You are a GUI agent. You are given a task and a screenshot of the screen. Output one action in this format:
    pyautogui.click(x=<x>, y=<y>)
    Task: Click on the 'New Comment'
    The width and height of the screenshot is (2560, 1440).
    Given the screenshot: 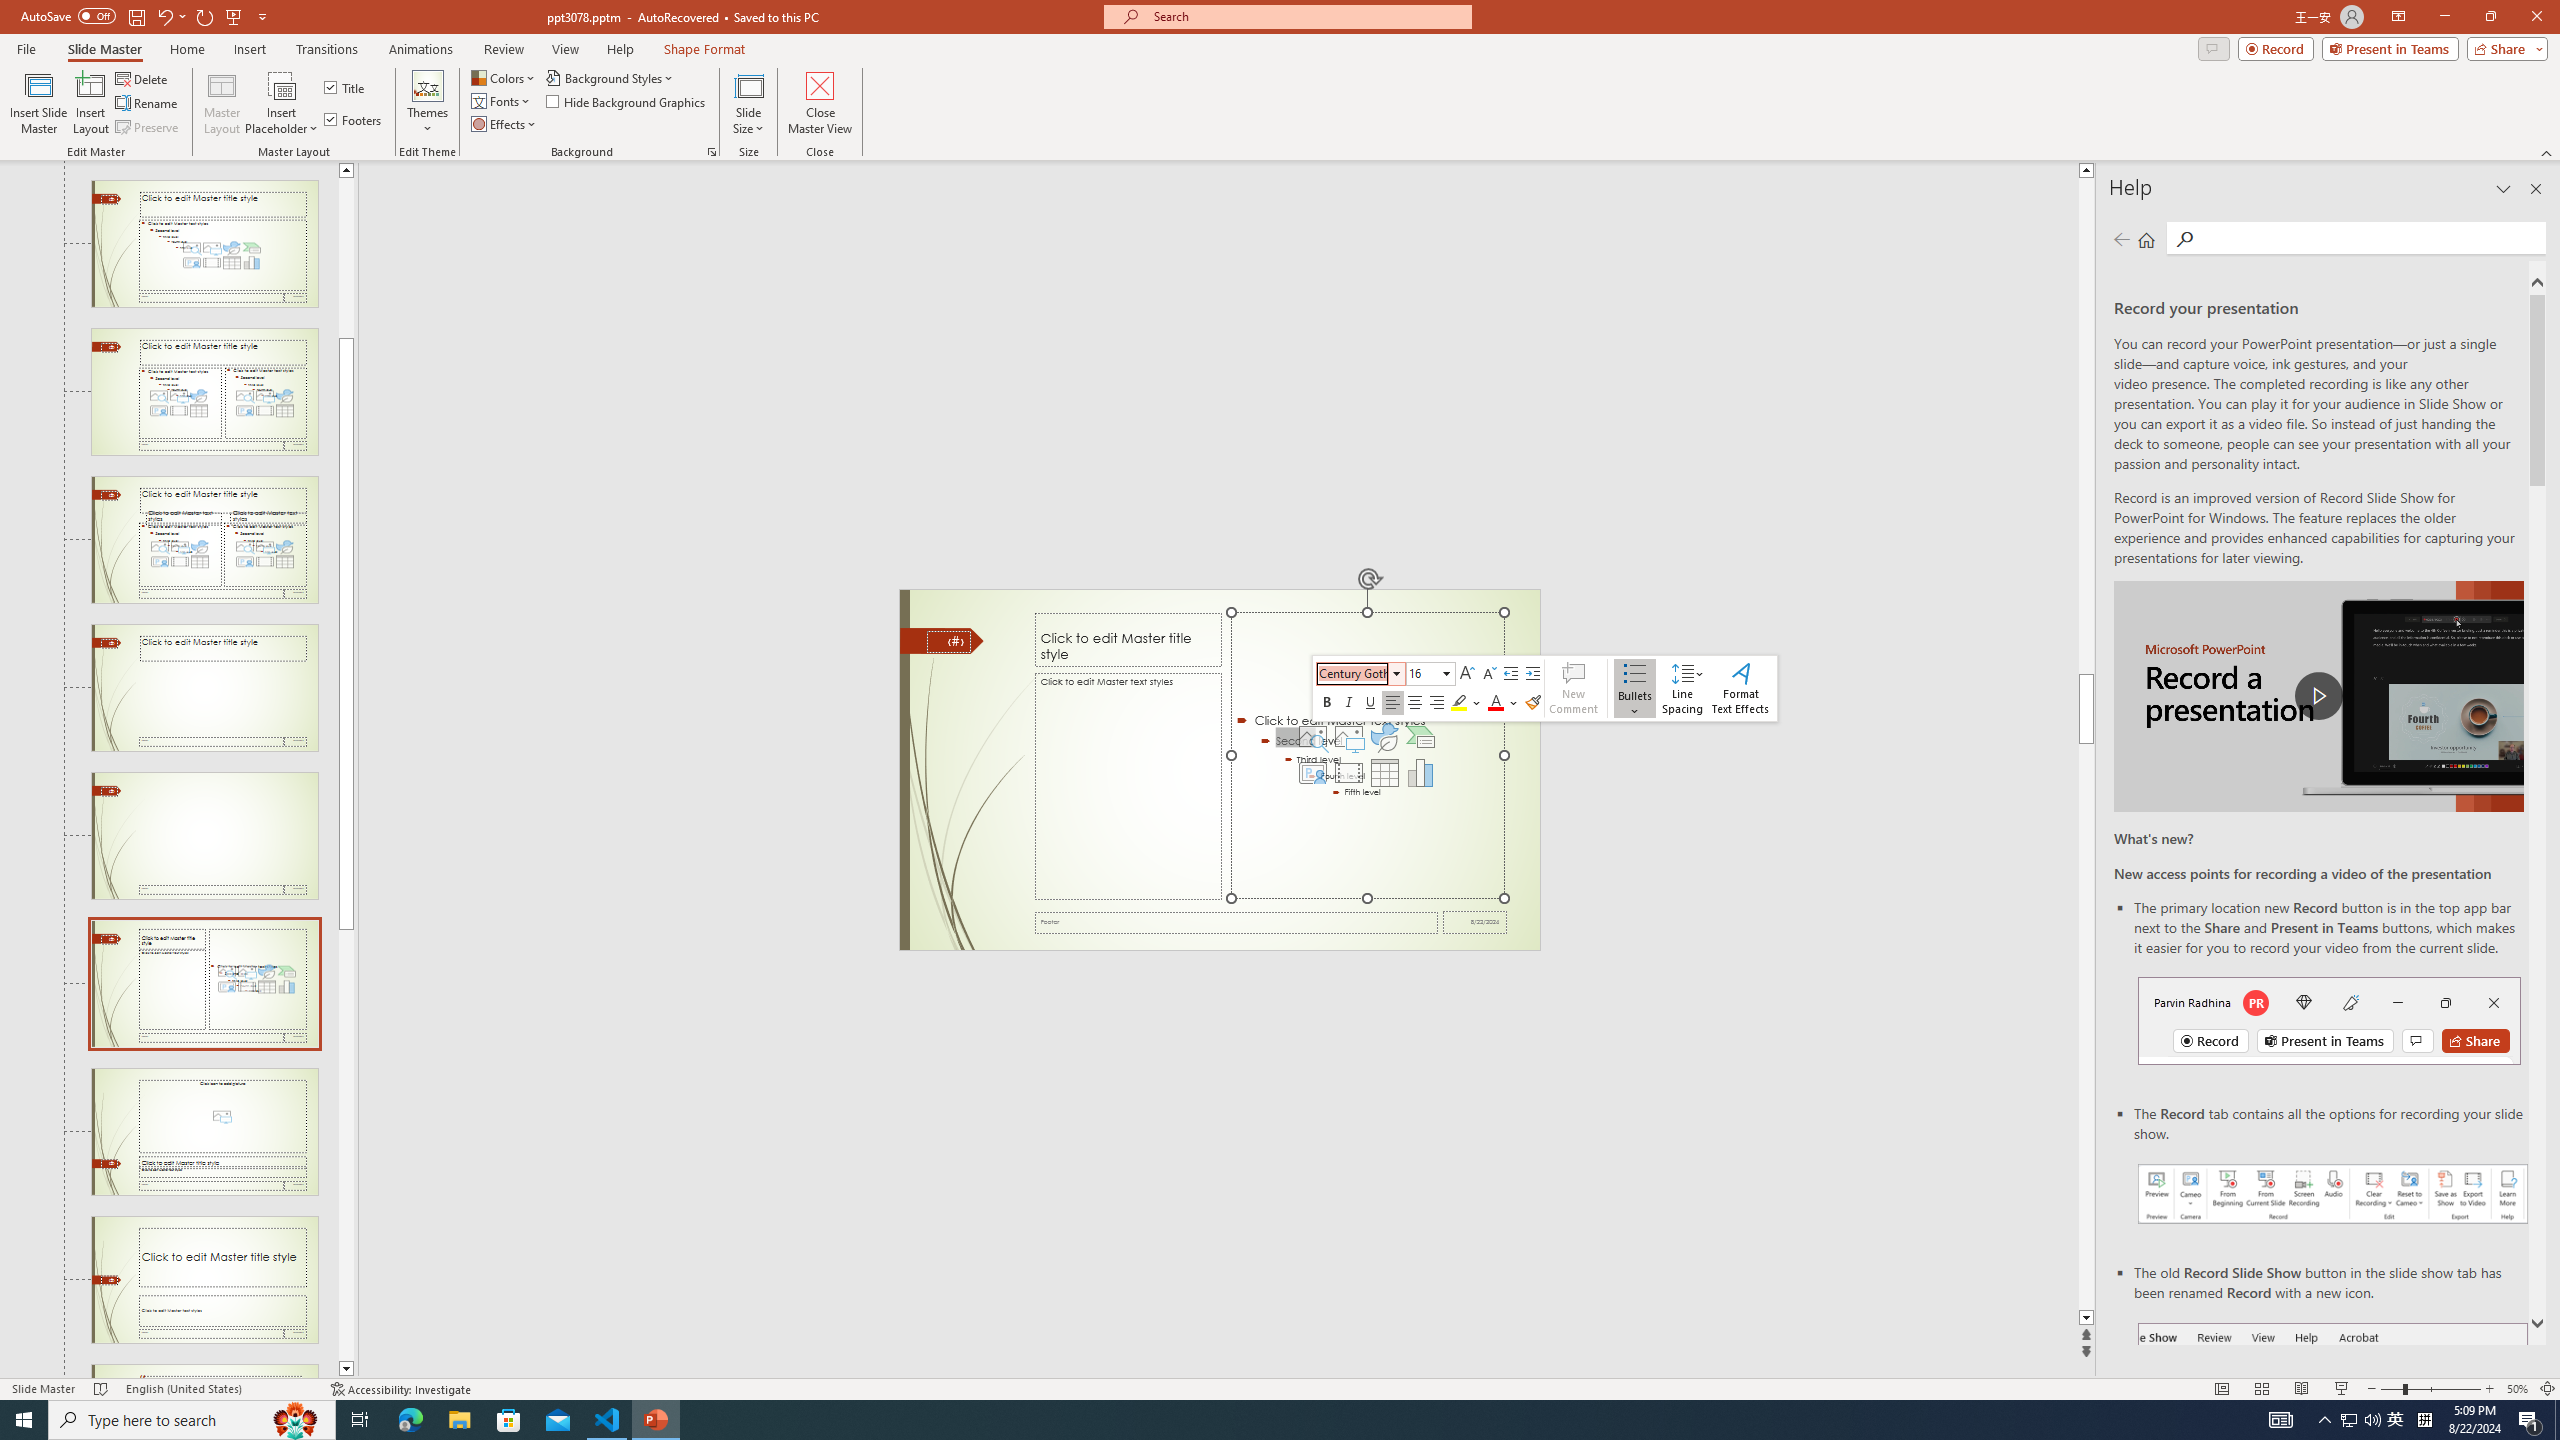 What is the action you would take?
    pyautogui.click(x=1573, y=689)
    